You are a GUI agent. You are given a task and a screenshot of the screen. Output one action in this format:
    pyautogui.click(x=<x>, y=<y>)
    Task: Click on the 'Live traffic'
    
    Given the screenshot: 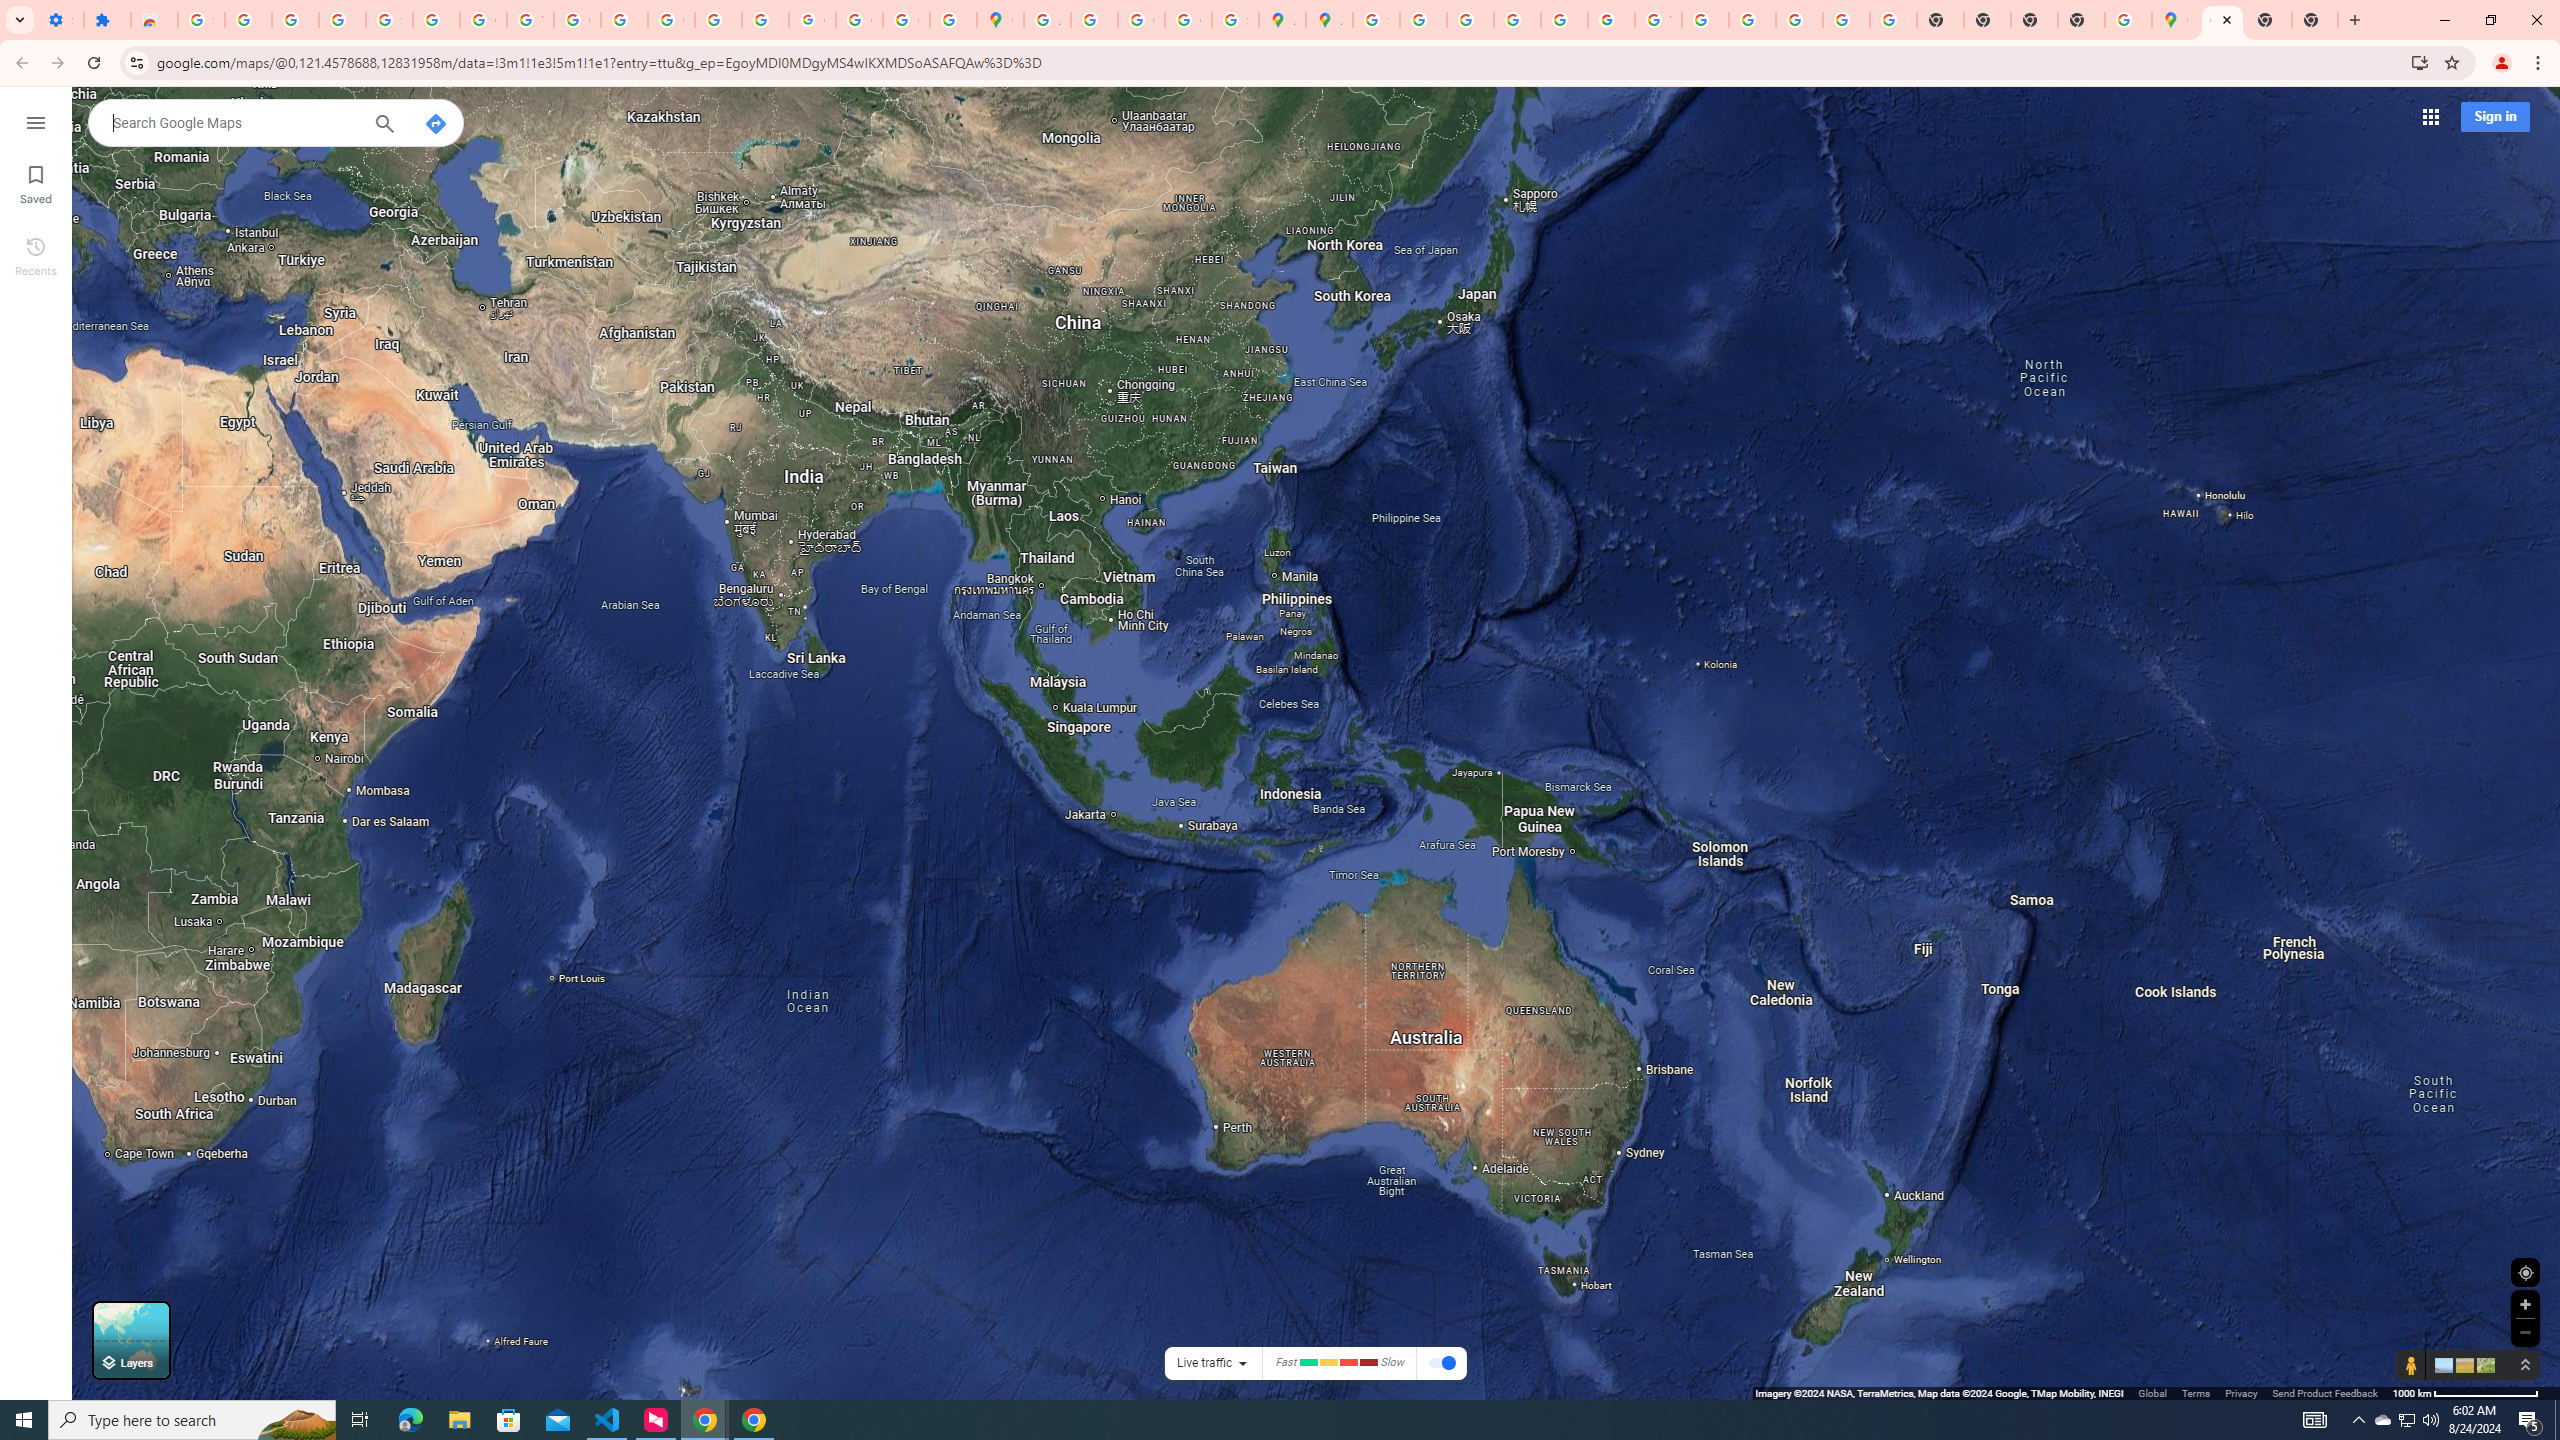 What is the action you would take?
    pyautogui.click(x=1203, y=1362)
    